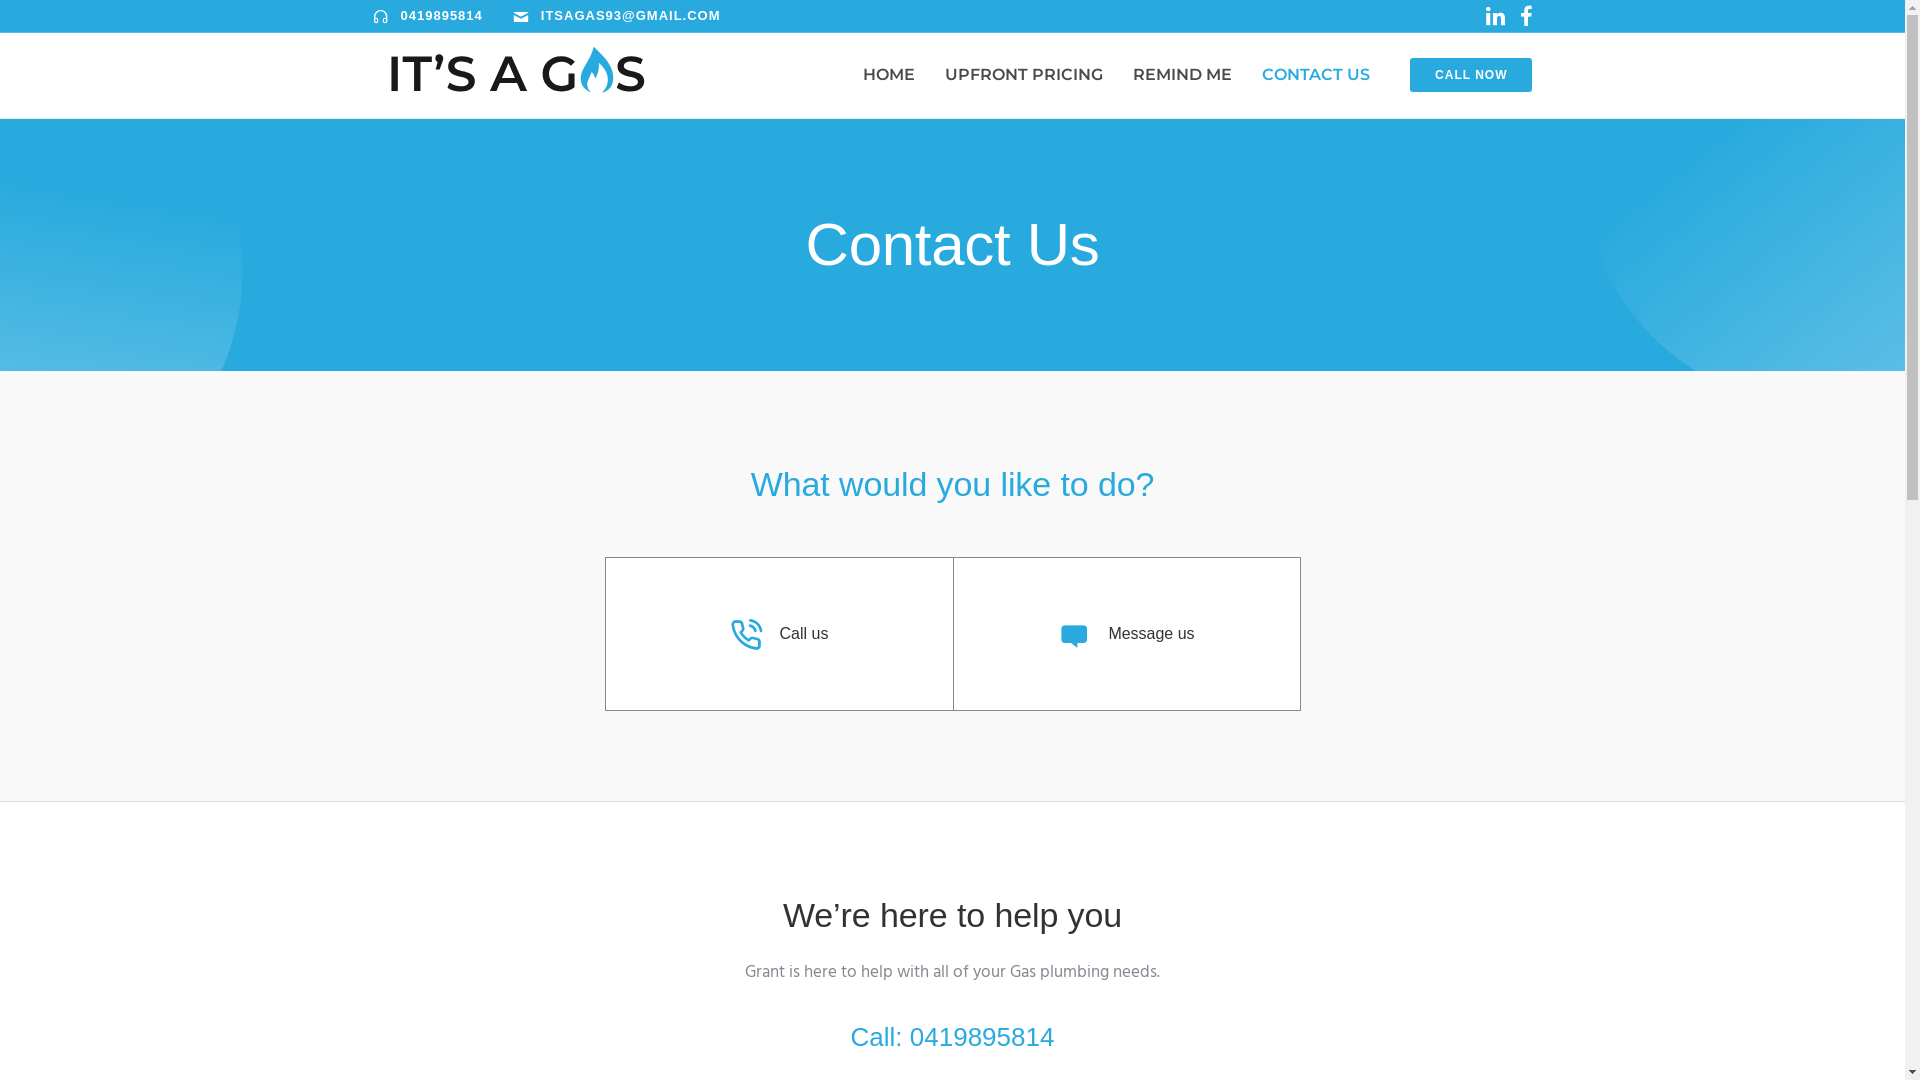 The image size is (1920, 1080). What do you see at coordinates (1470, 73) in the screenshot?
I see `'CALL NOW'` at bounding box center [1470, 73].